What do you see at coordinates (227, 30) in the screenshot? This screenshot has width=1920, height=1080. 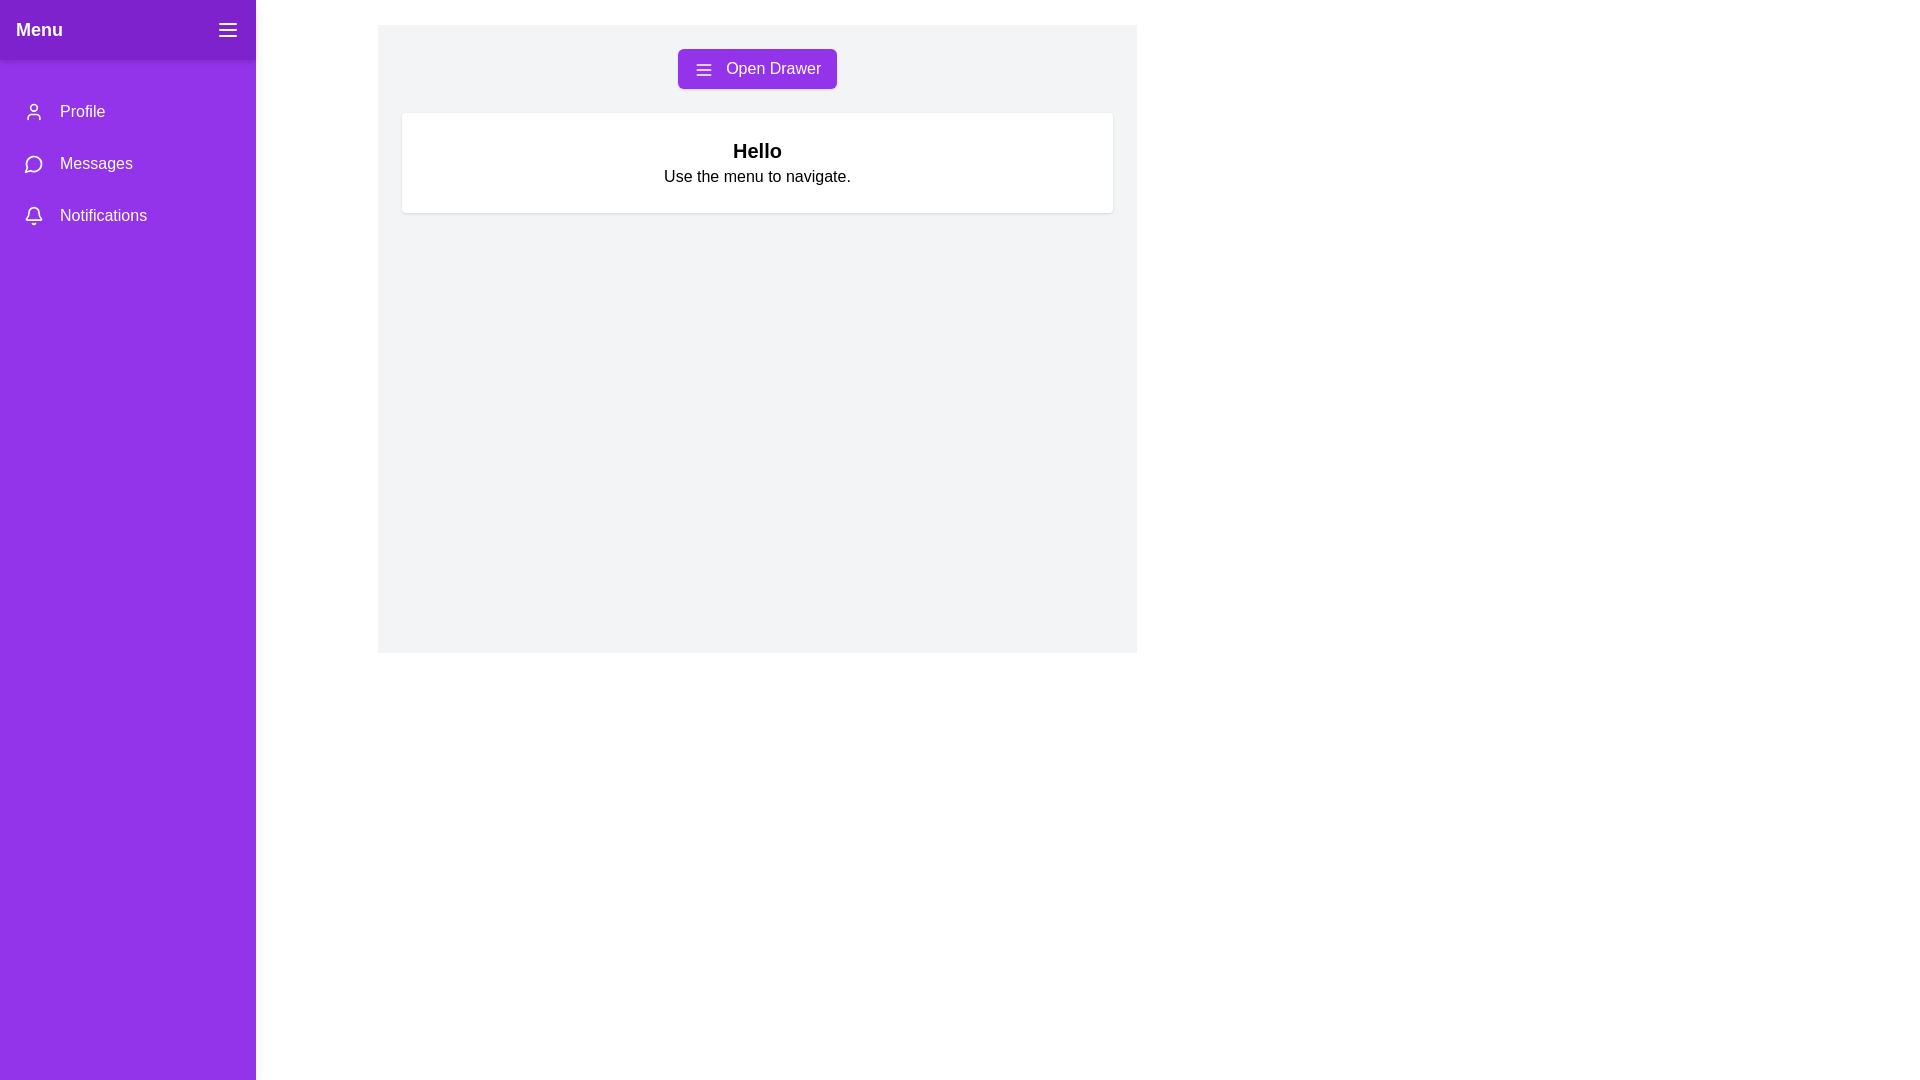 I see `the menu toggle button located on the top-right corner of the purple rectangular section containing the 'Menu' text` at bounding box center [227, 30].